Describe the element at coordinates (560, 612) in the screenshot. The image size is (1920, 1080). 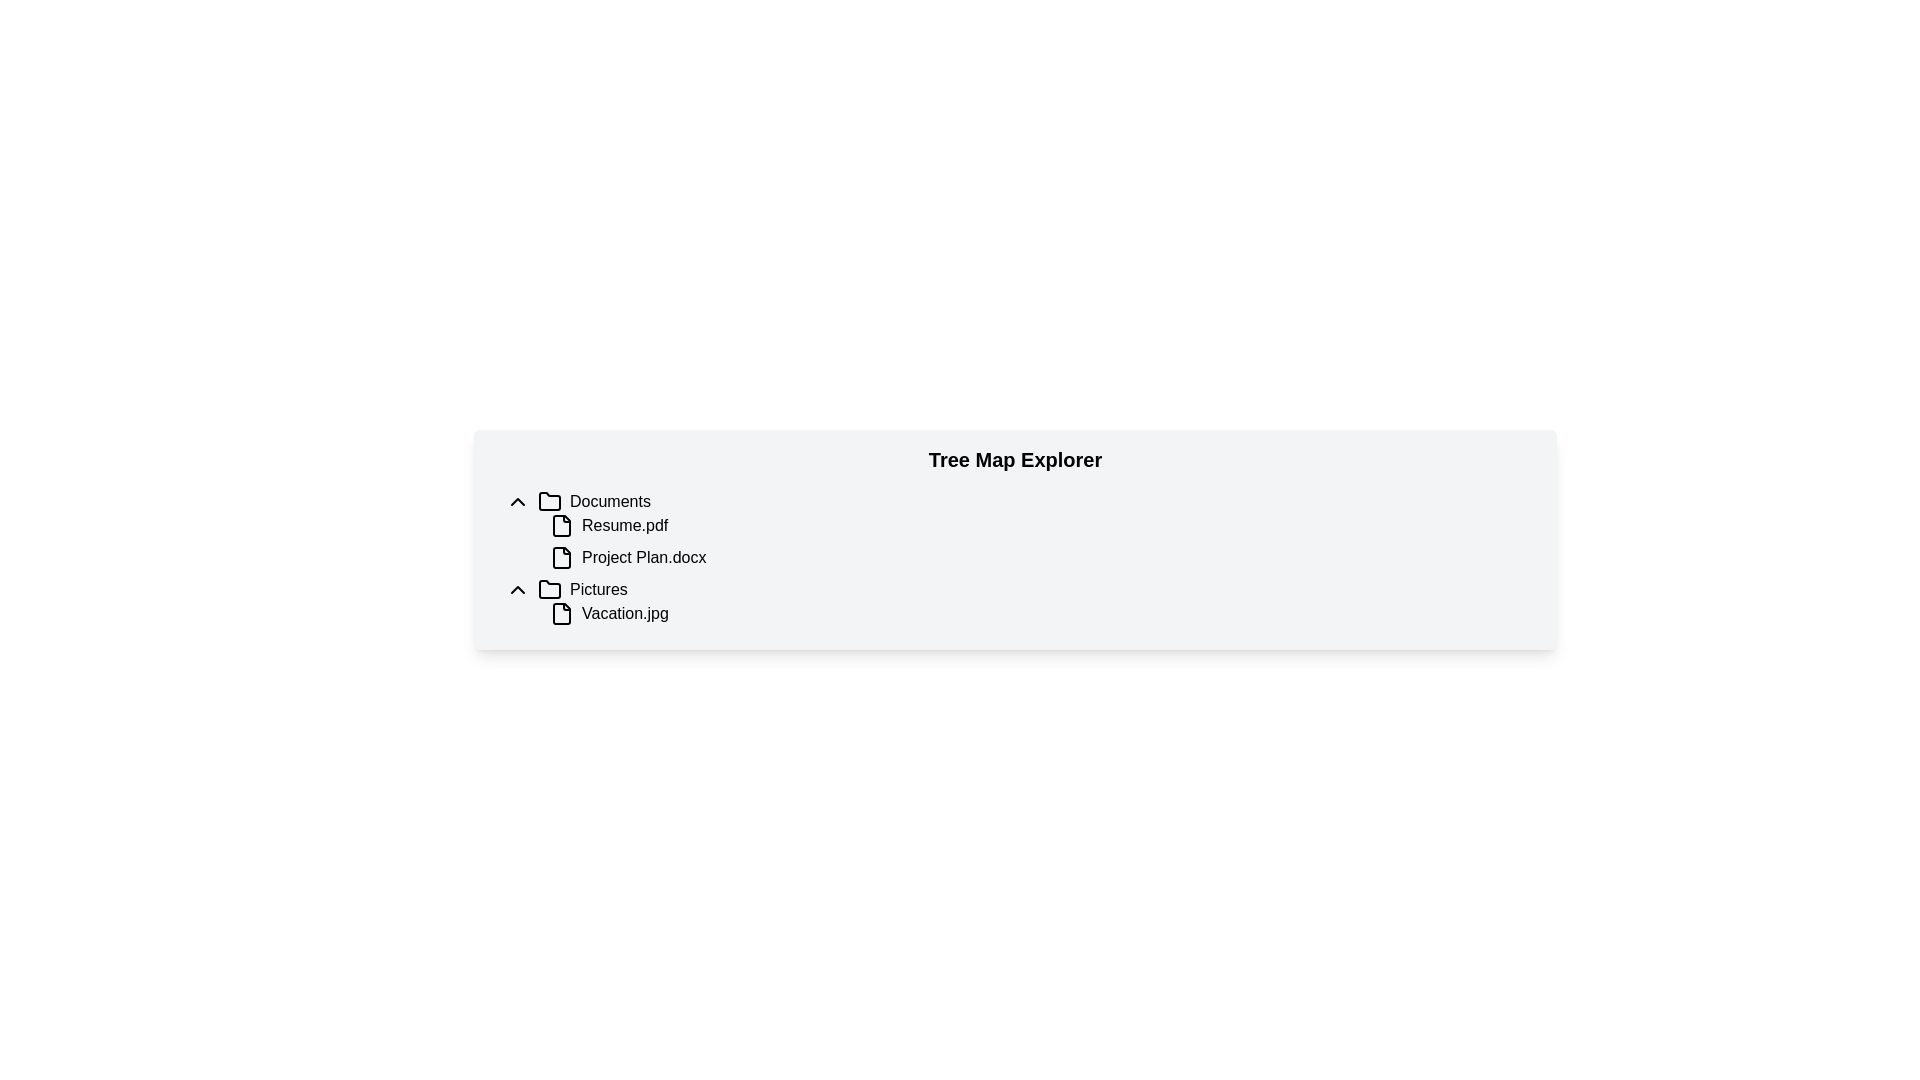
I see `the file icon representing 'Vacation.jpg' in the 'Pictures' directory of the 'Tree Map Explorer' interface` at that location.